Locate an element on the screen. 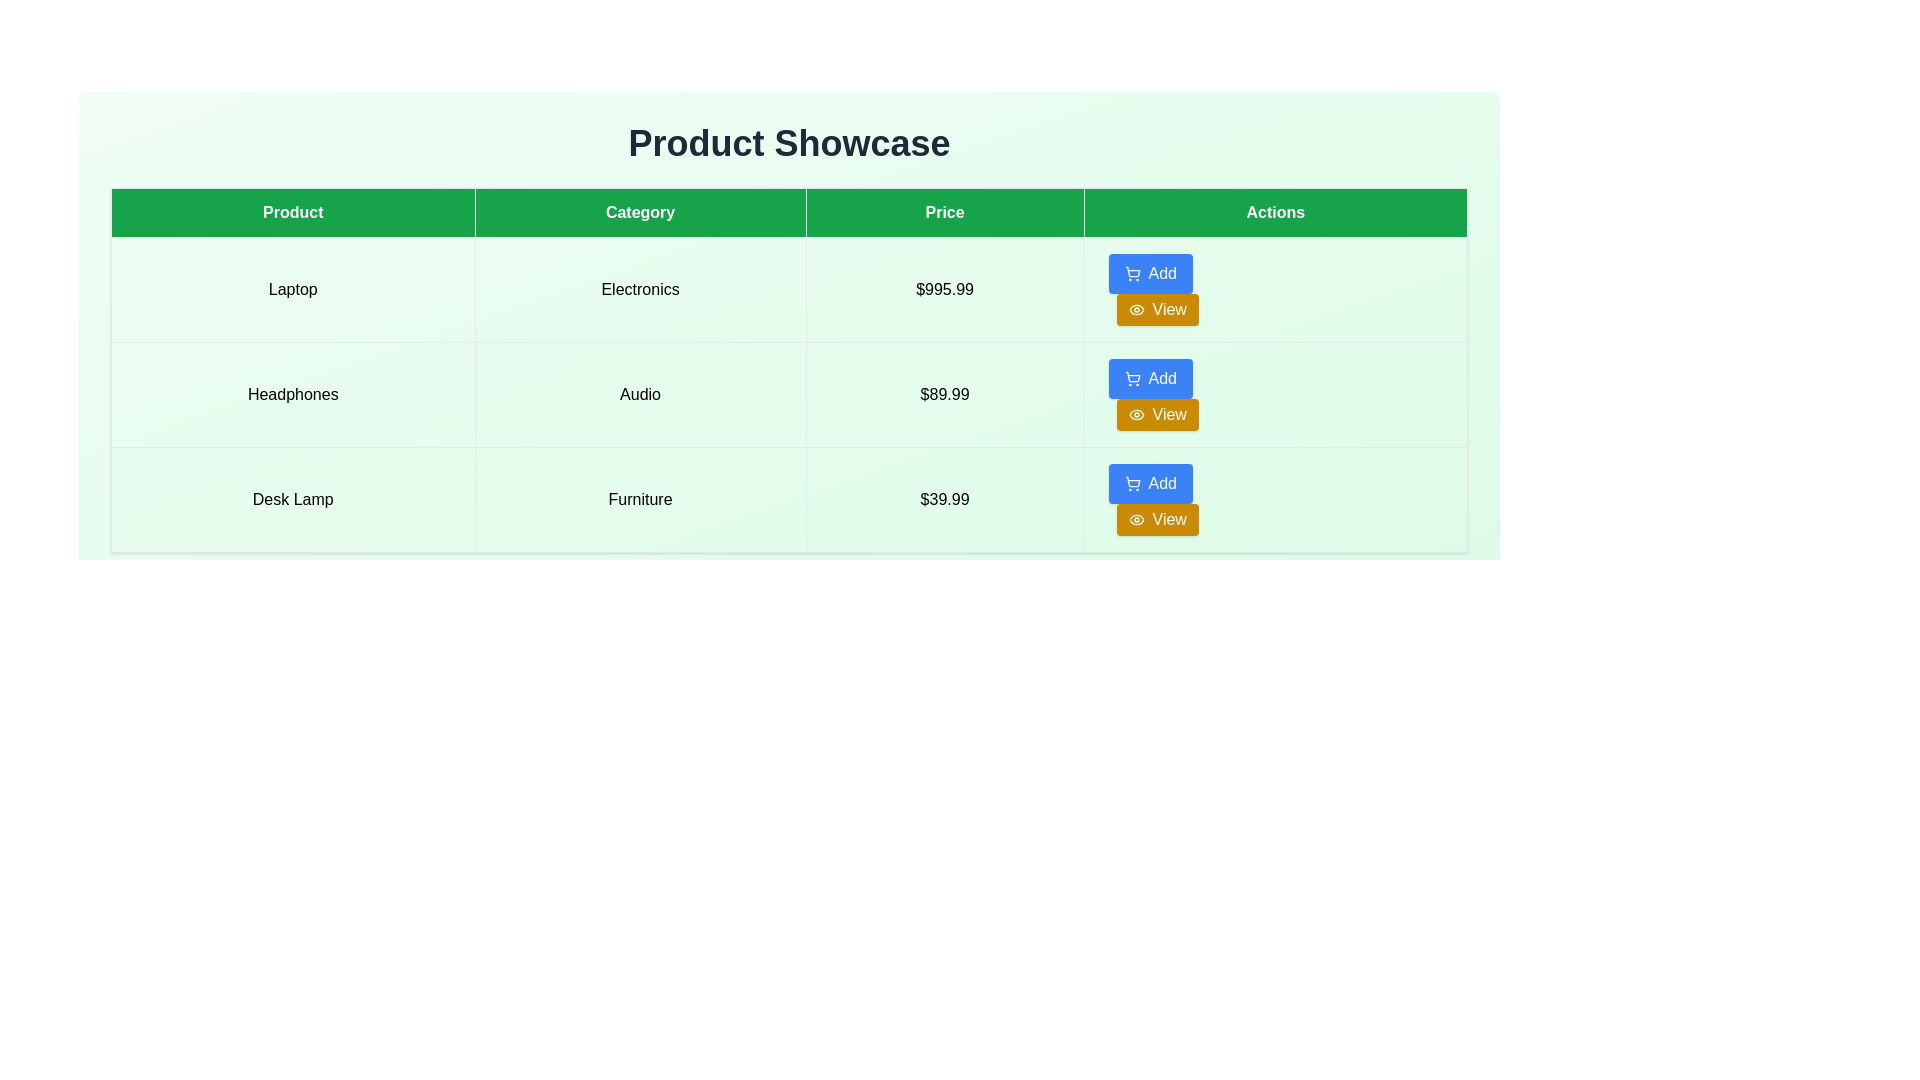 The height and width of the screenshot is (1080, 1920). the 'Price' column header in the table, which is the third header from the left, following 'Category' and preceding 'Actions' is located at coordinates (944, 212).